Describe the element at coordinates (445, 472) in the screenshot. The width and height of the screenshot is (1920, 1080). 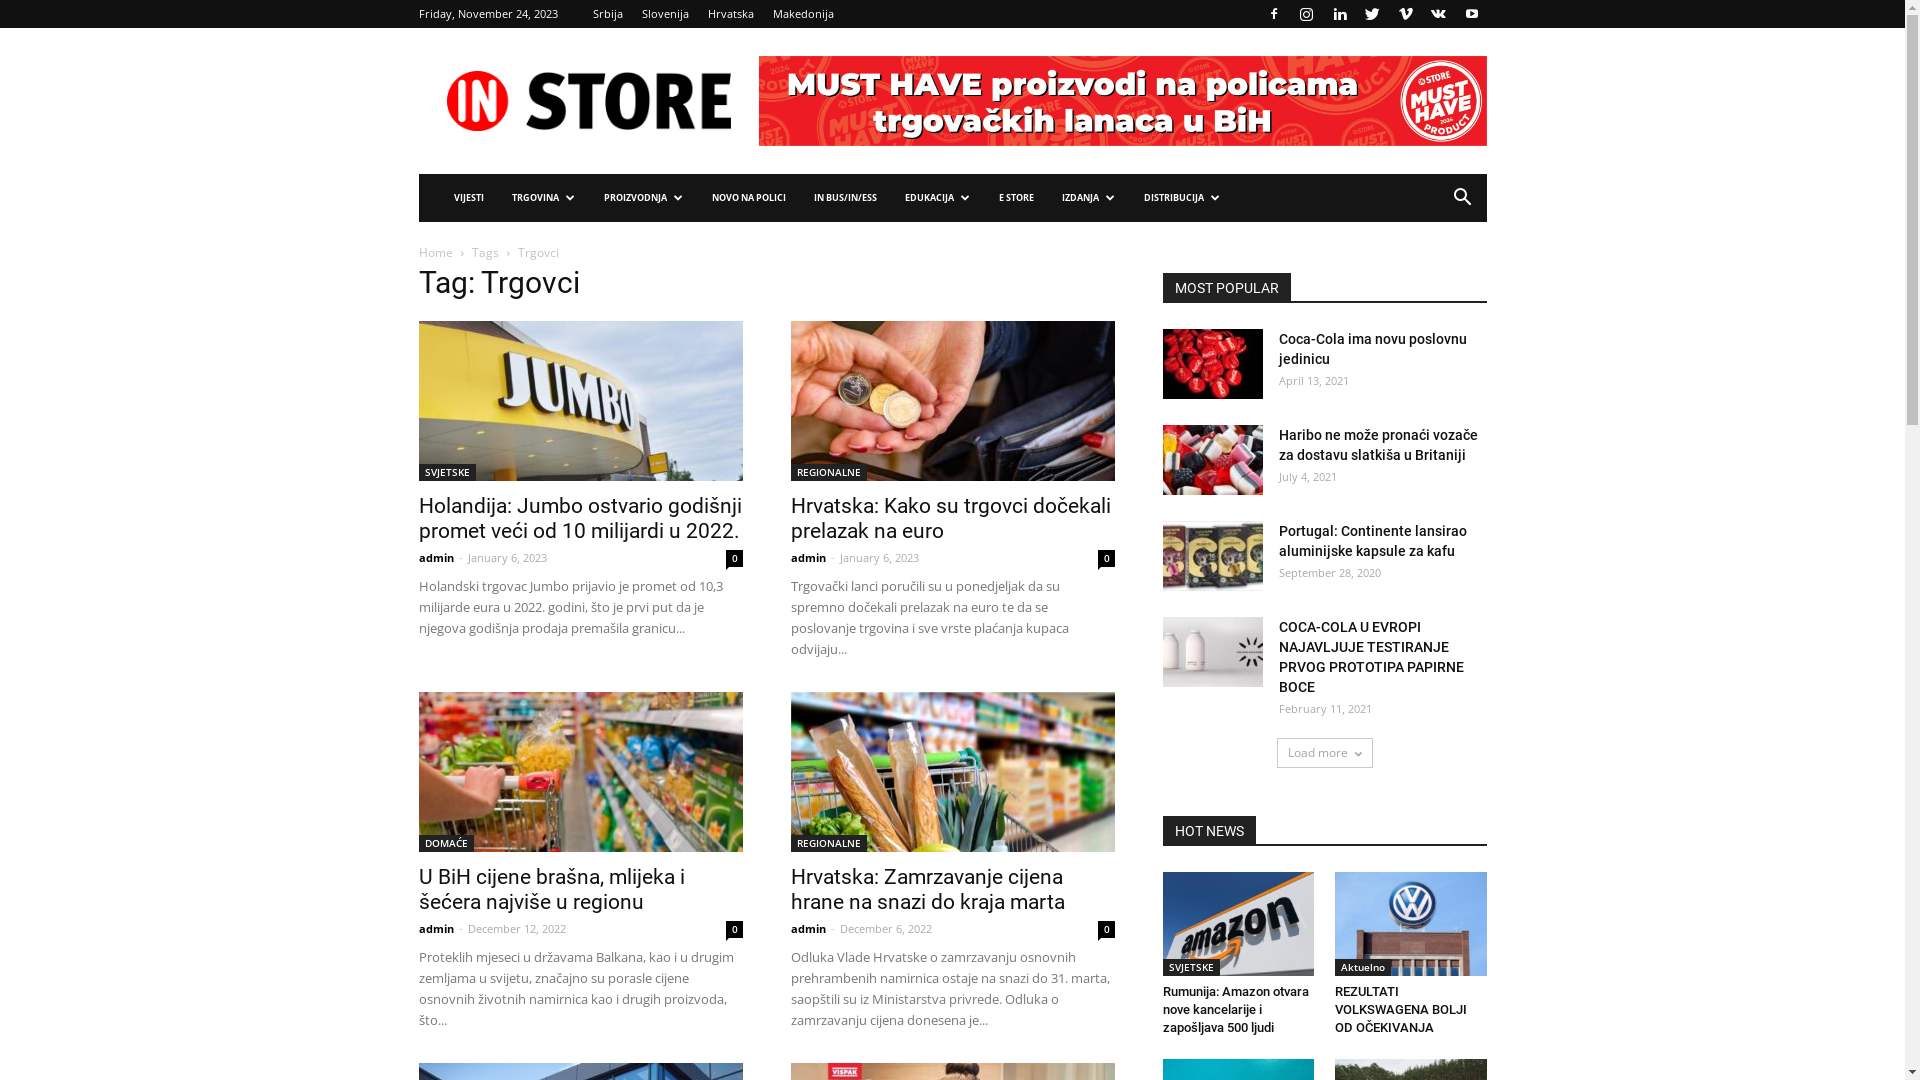
I see `'SVJETSKE'` at that location.